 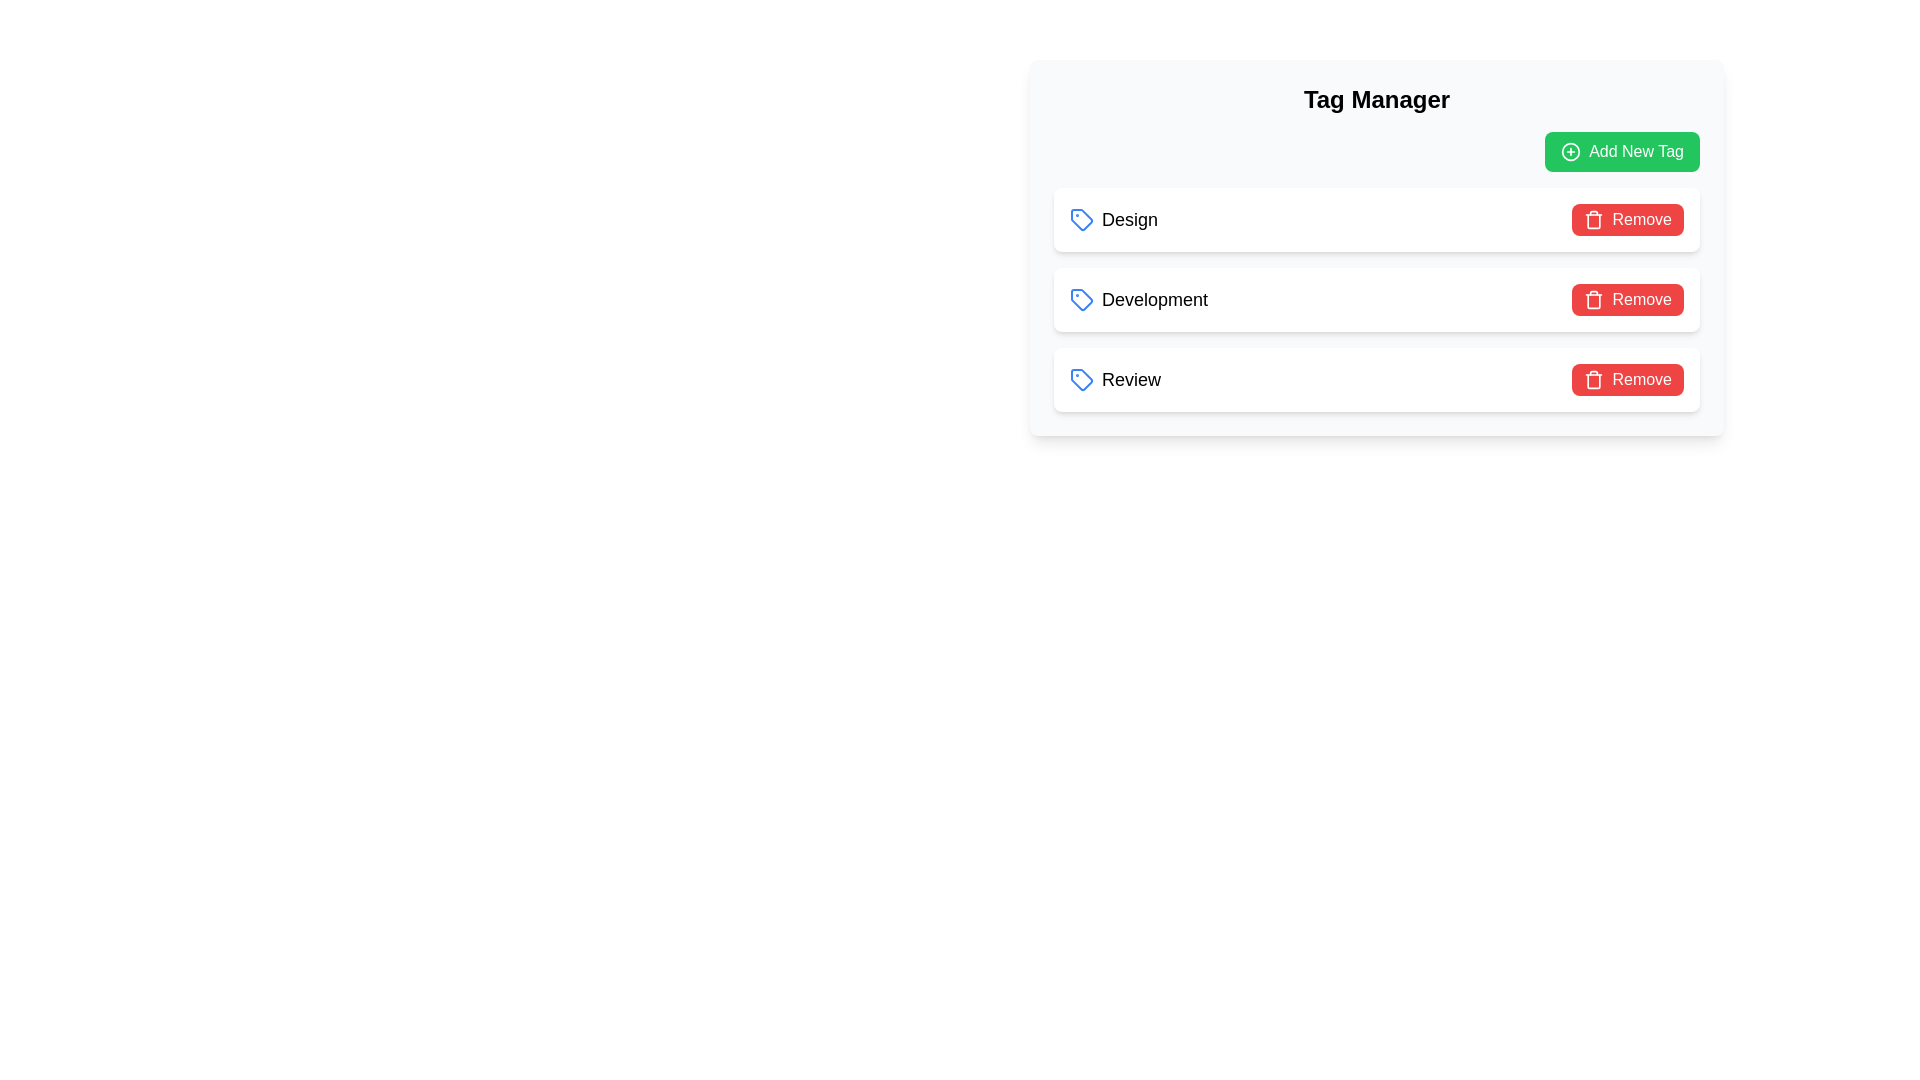 What do you see at coordinates (1080, 219) in the screenshot?
I see `the 'Design' icon that visually represents the 'Design' label, which is the first element in the 'Design' section of the list` at bounding box center [1080, 219].